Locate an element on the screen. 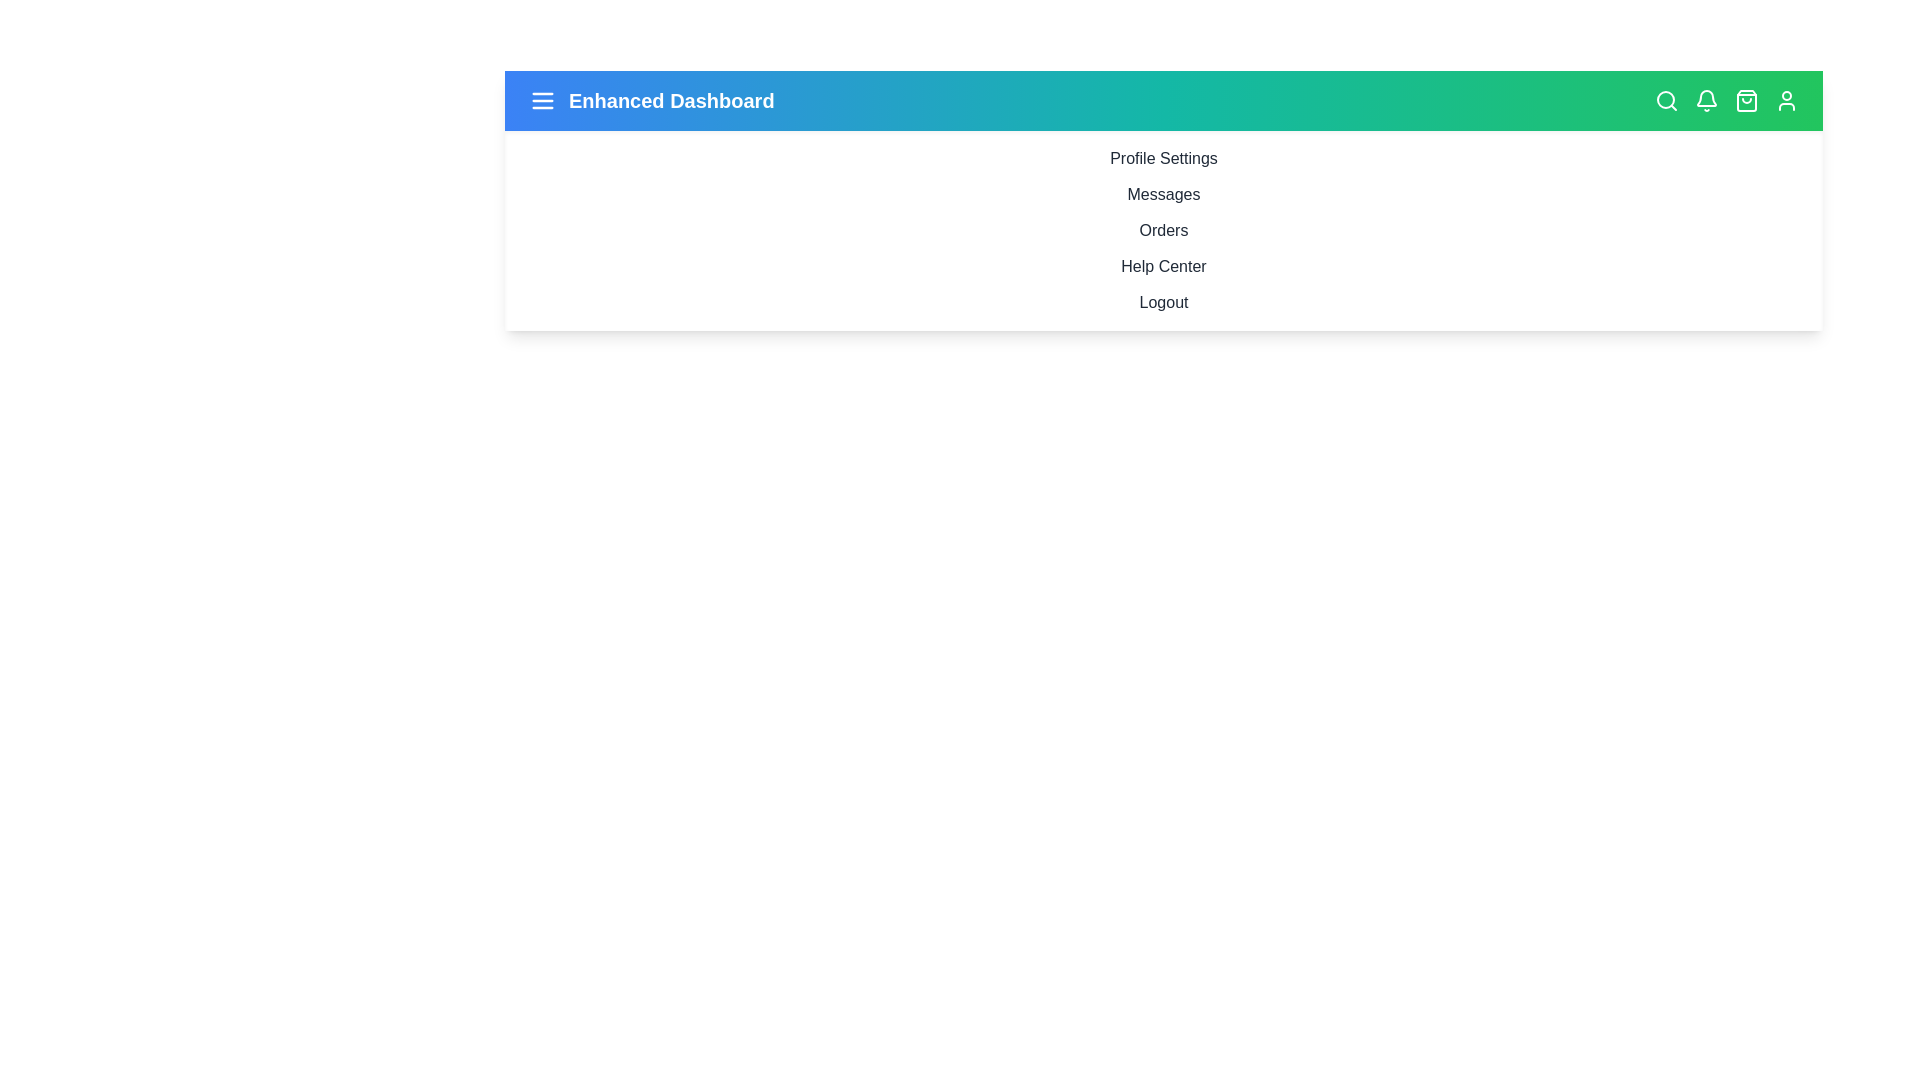  the sidebar menu item Messages is located at coordinates (1163, 195).